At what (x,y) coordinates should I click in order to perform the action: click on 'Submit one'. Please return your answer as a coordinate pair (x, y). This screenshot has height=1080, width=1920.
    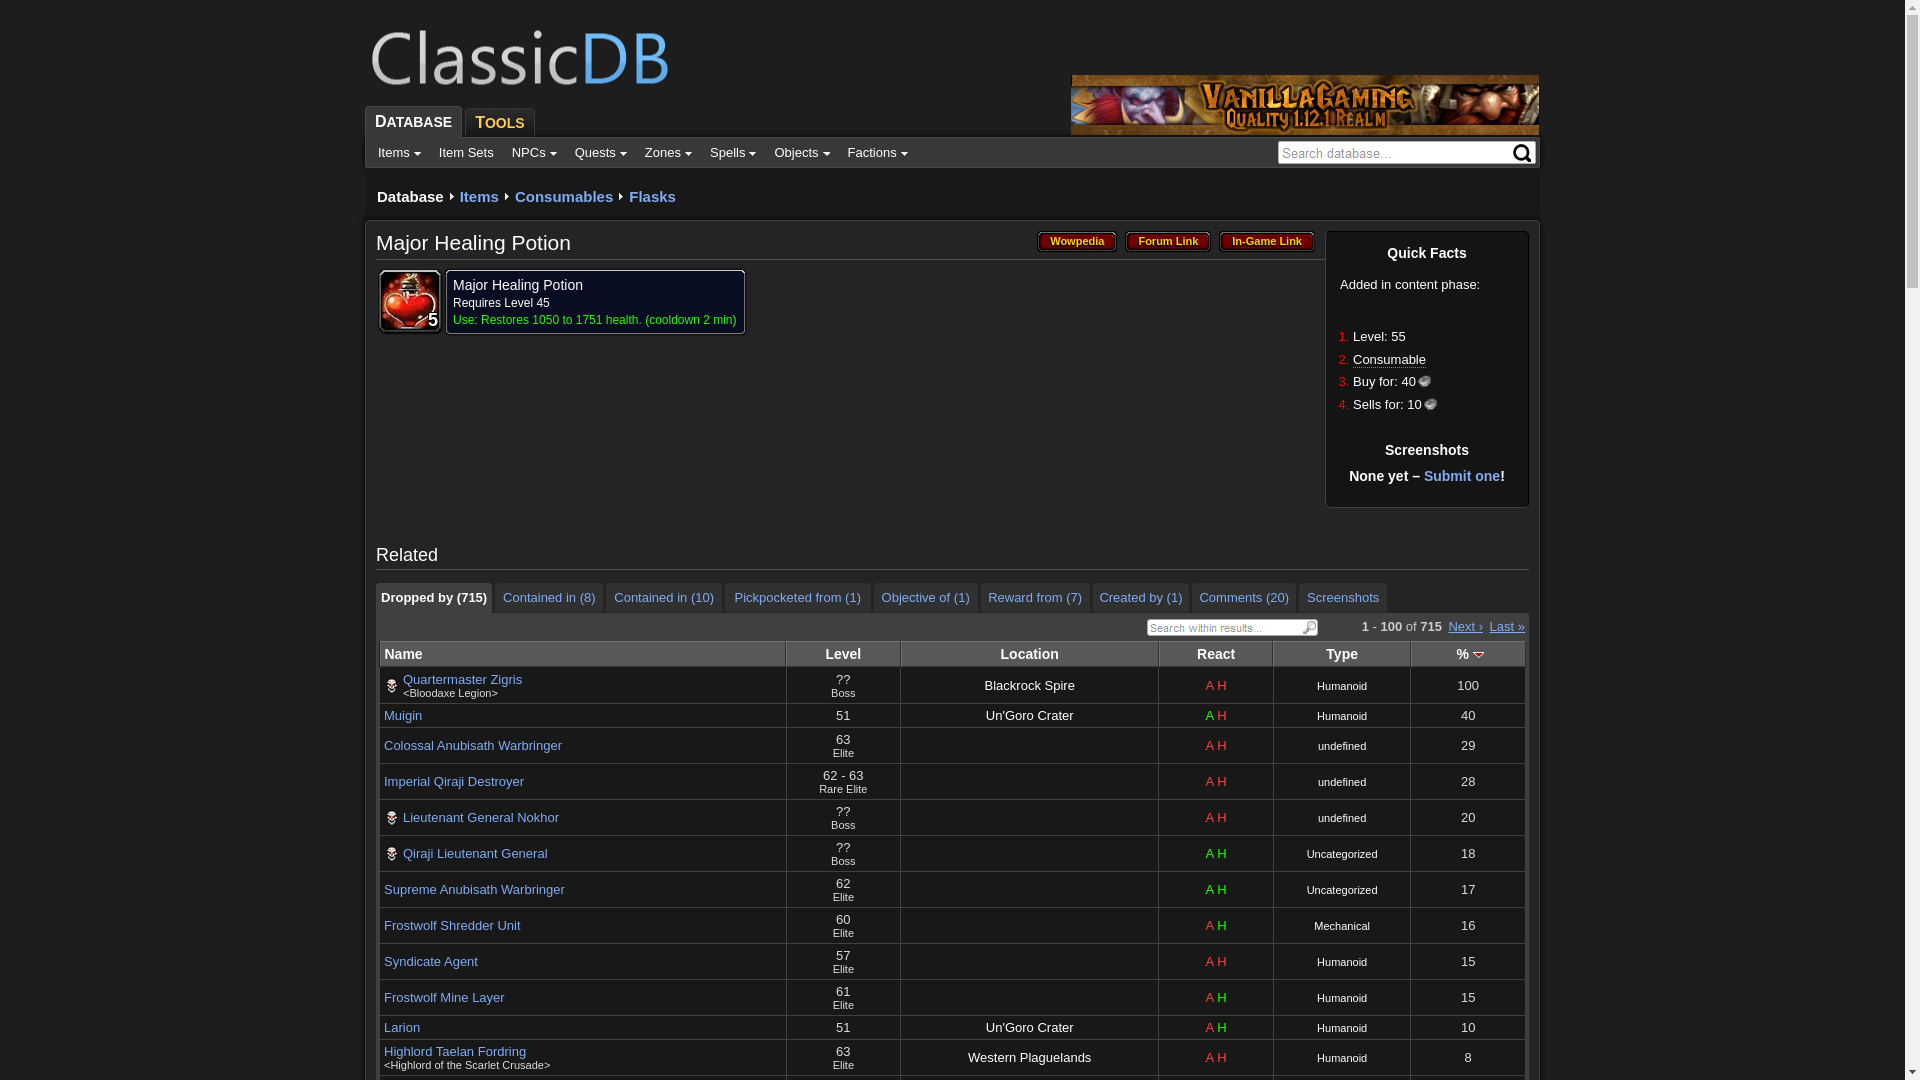
    Looking at the image, I should click on (1462, 475).